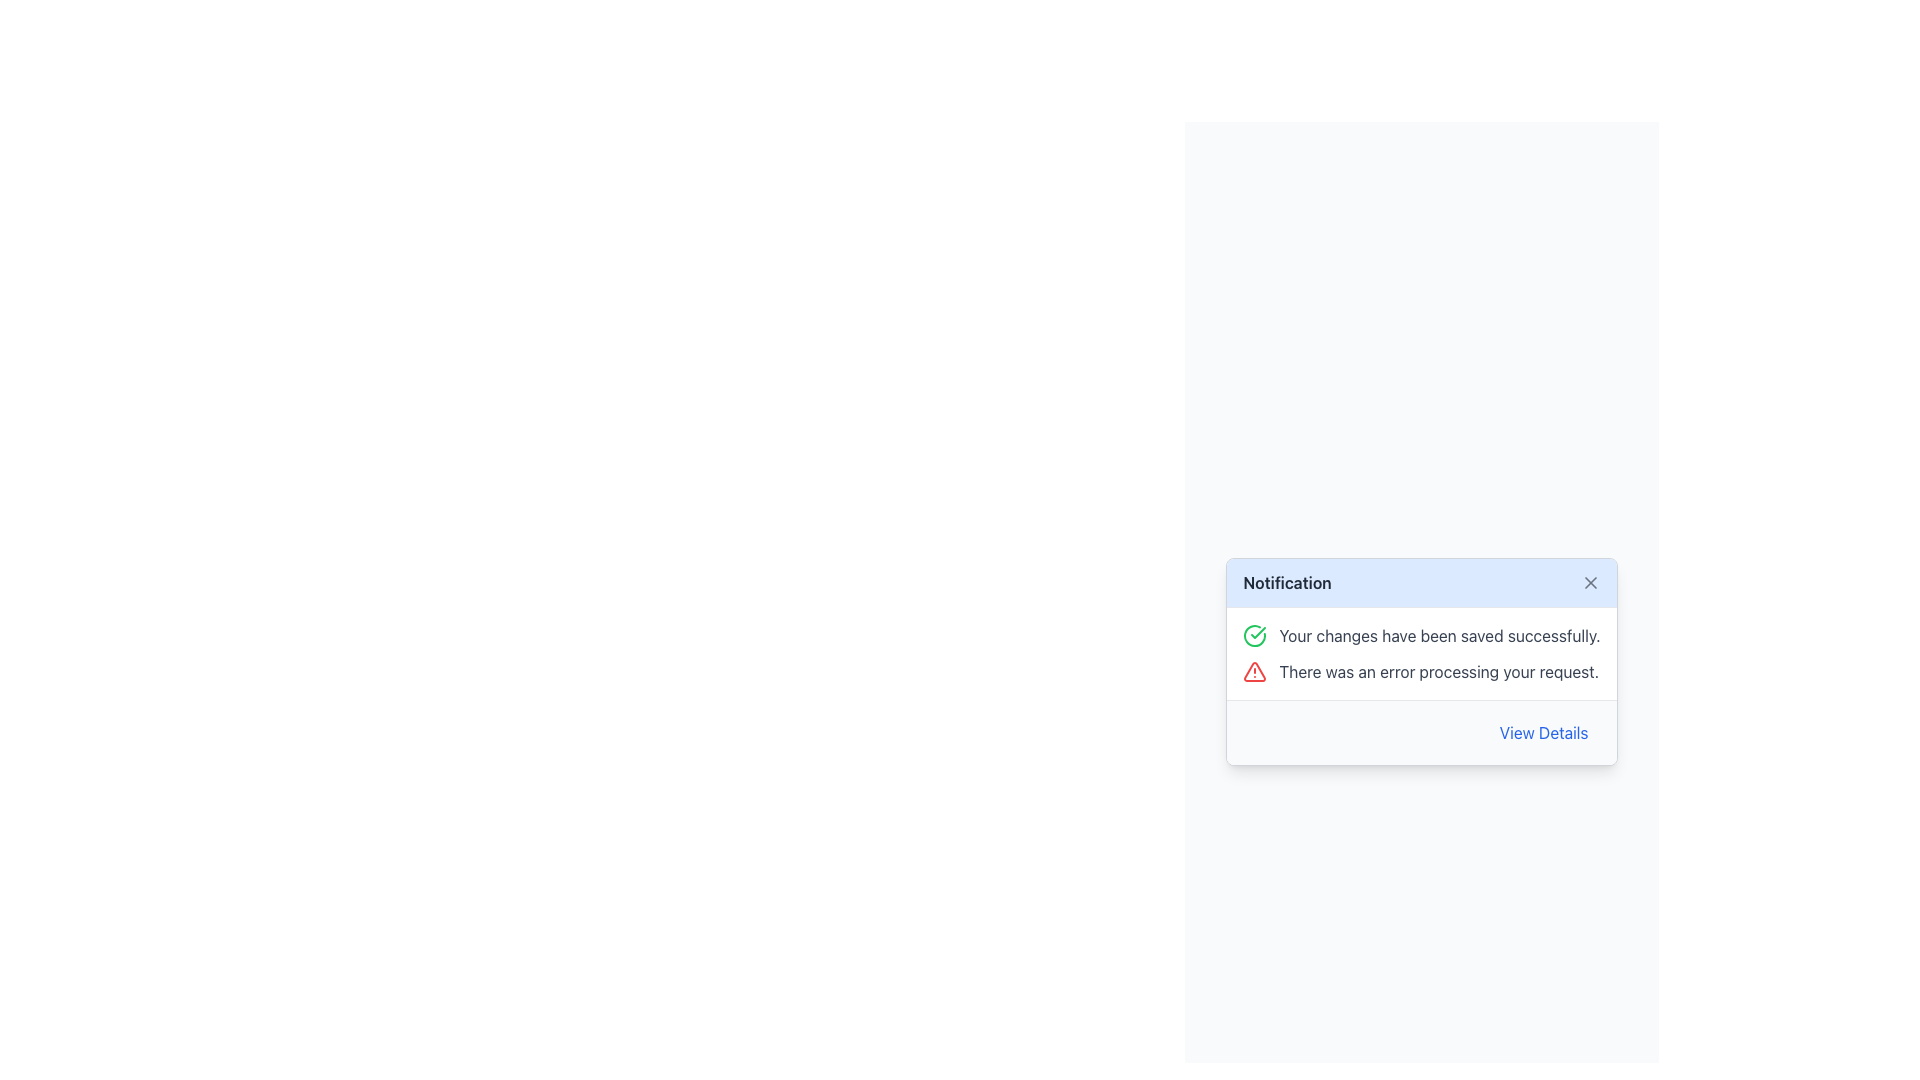 This screenshot has width=1920, height=1080. What do you see at coordinates (1589, 582) in the screenshot?
I see `the 'X' shaped icon in the top-right corner of the notification card` at bounding box center [1589, 582].